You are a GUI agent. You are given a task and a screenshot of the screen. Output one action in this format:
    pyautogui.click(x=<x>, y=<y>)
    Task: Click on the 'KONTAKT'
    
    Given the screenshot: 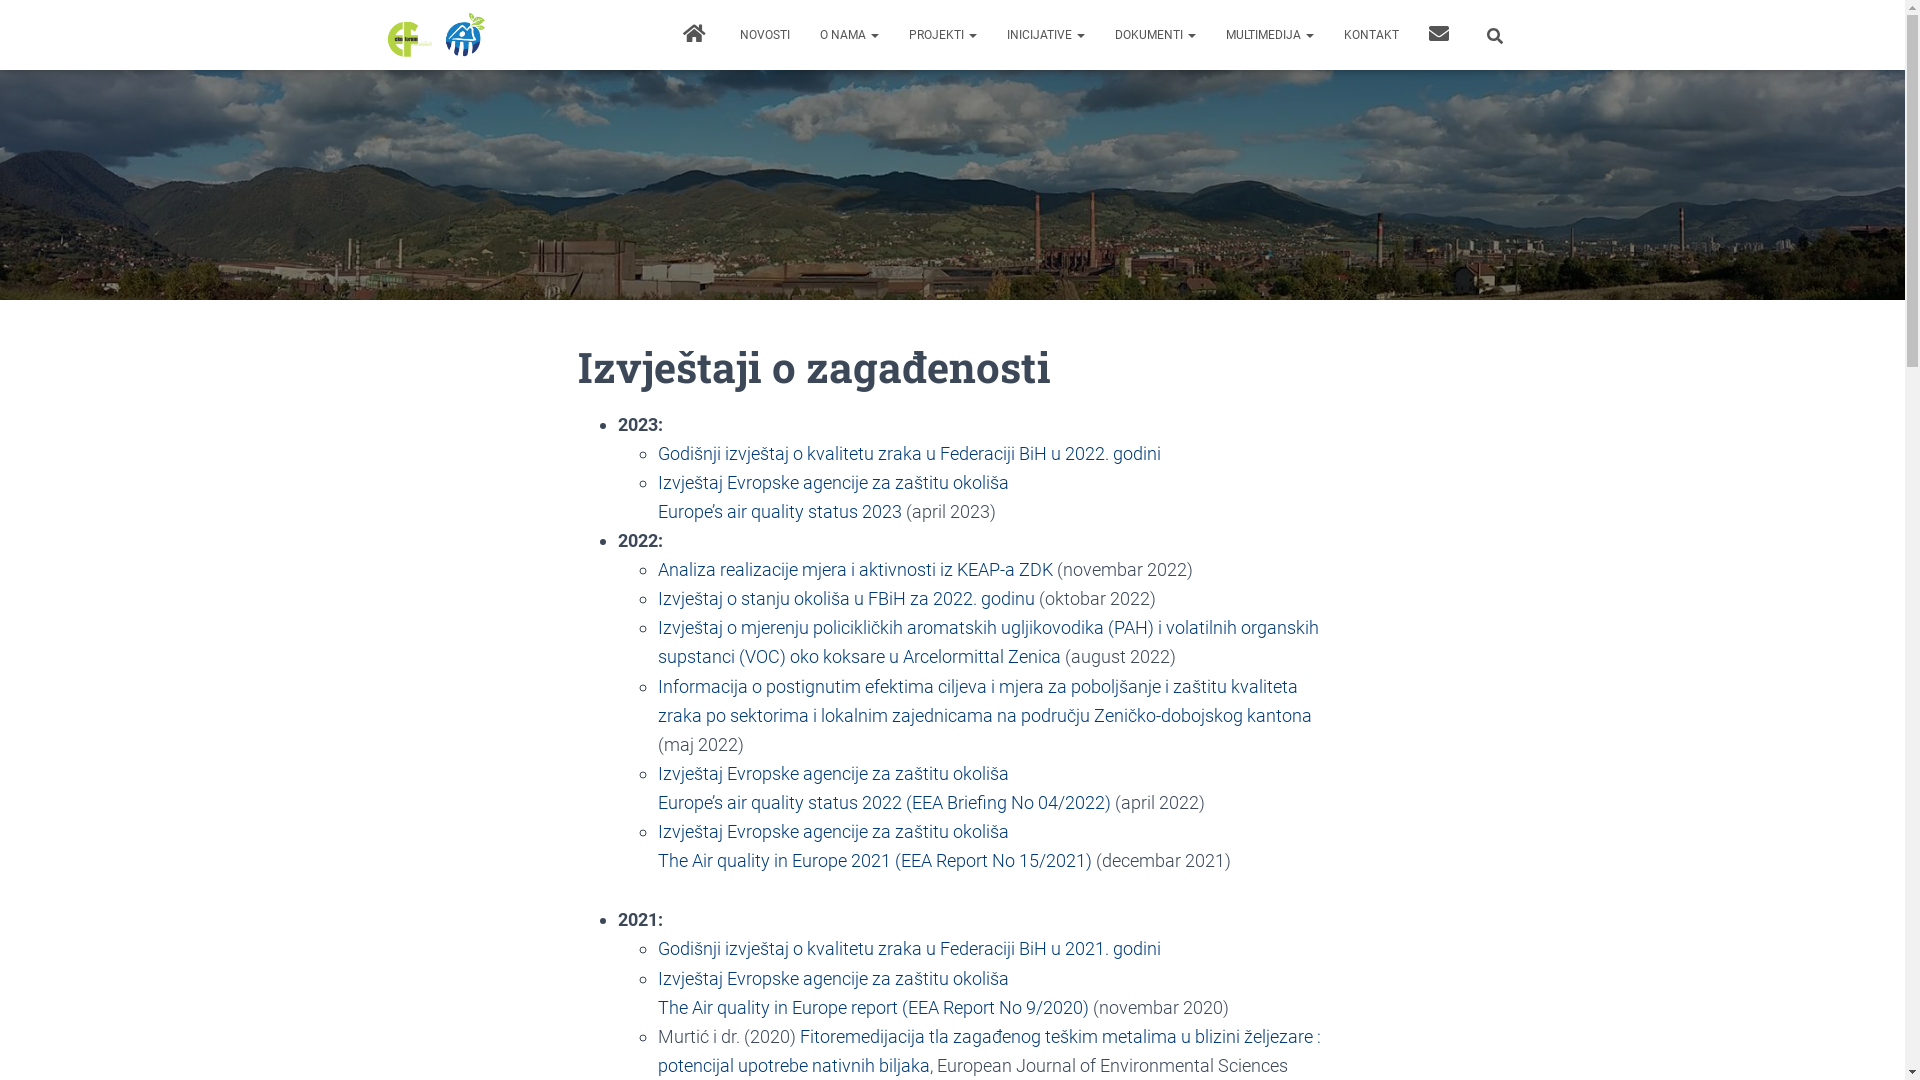 What is the action you would take?
    pyautogui.click(x=1369, y=34)
    